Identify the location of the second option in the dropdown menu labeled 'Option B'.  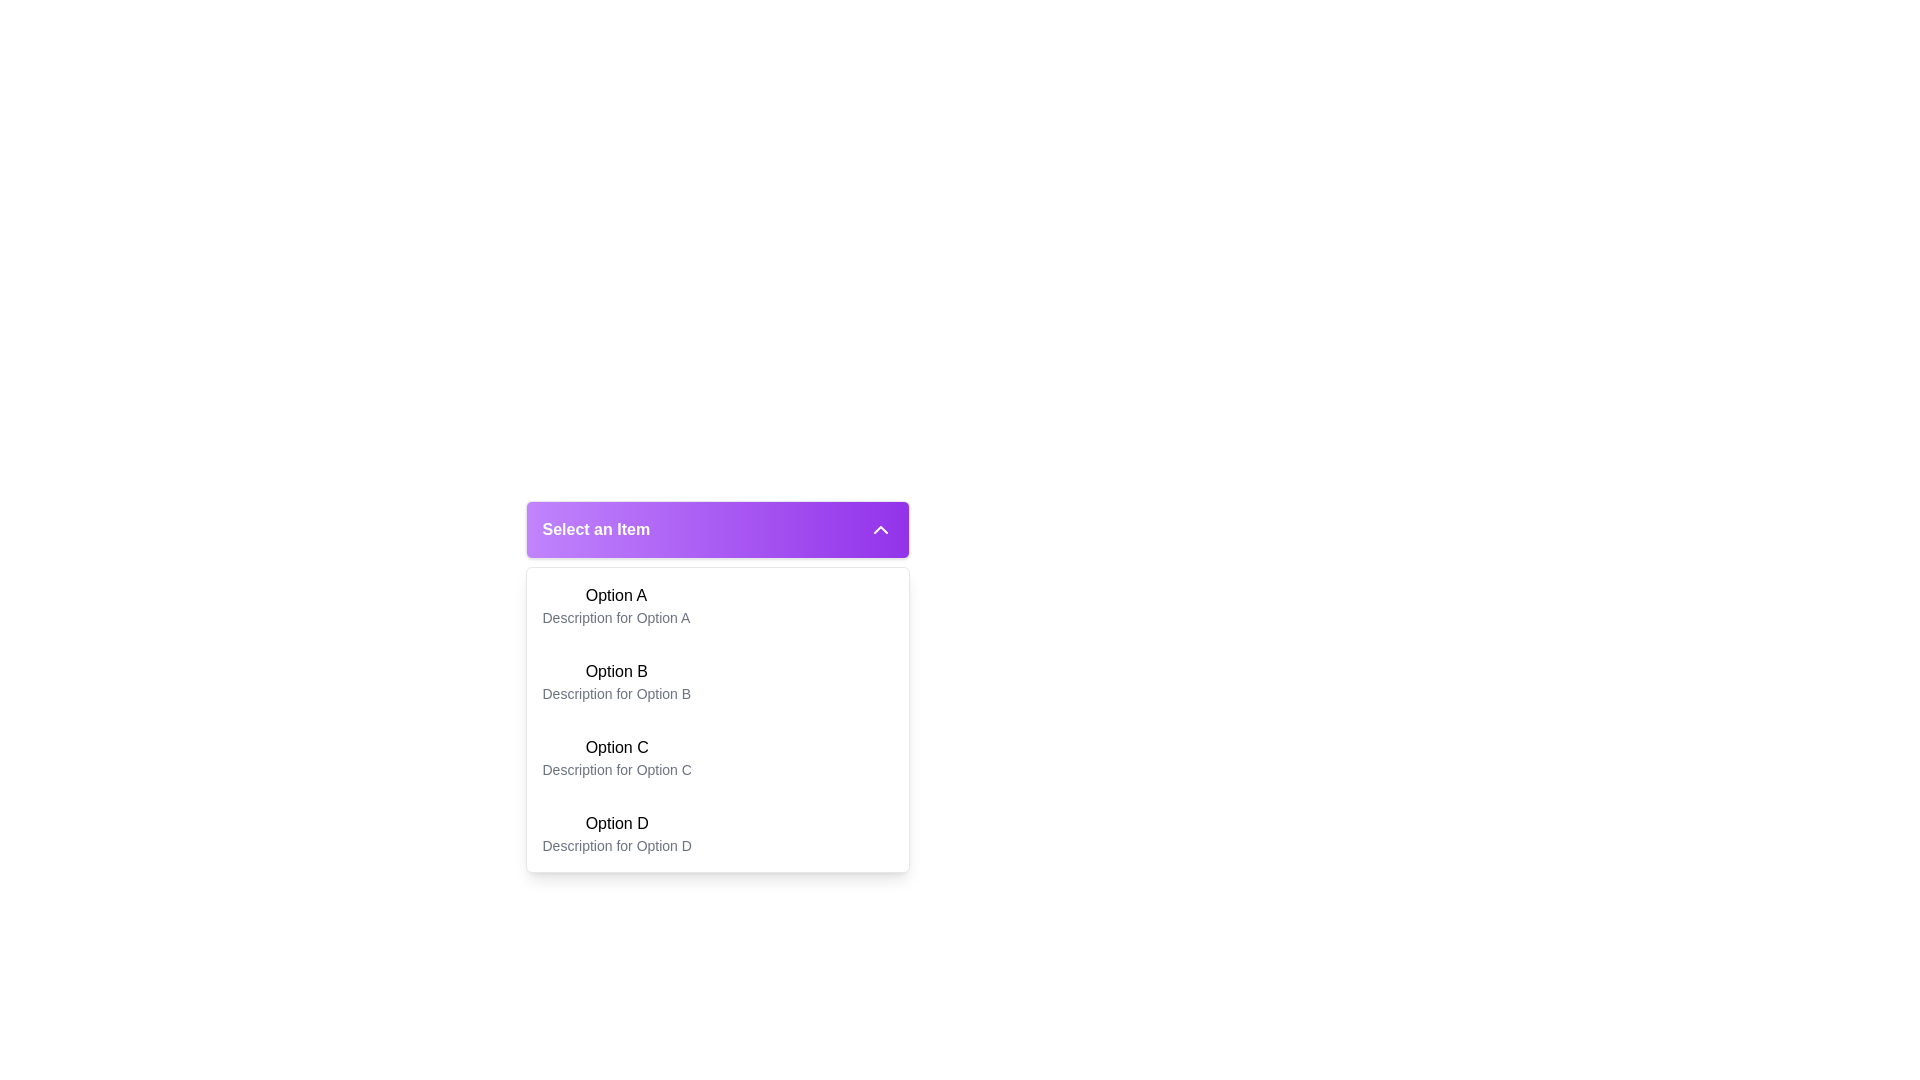
(615, 681).